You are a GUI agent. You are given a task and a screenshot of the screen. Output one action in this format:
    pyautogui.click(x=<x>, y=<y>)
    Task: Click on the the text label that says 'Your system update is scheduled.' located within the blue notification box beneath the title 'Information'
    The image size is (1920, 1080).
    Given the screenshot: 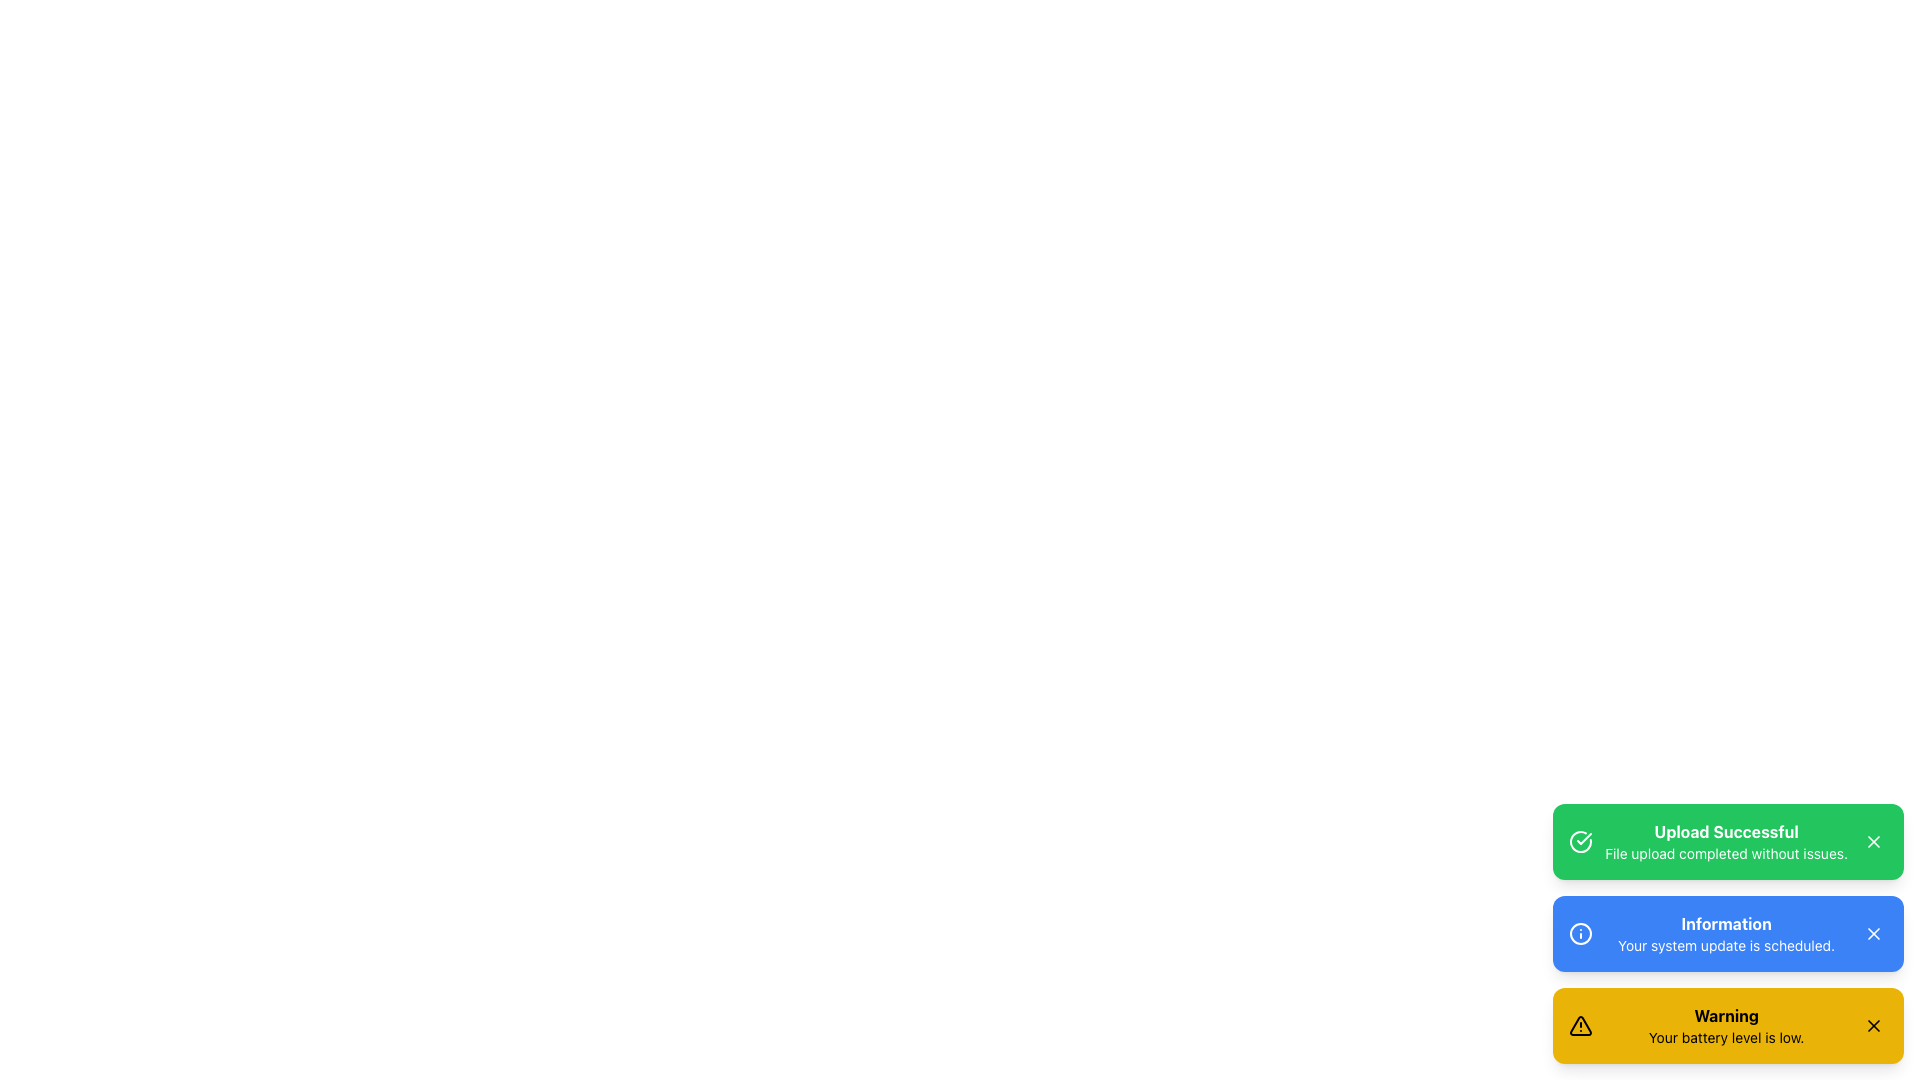 What is the action you would take?
    pyautogui.click(x=1725, y=945)
    